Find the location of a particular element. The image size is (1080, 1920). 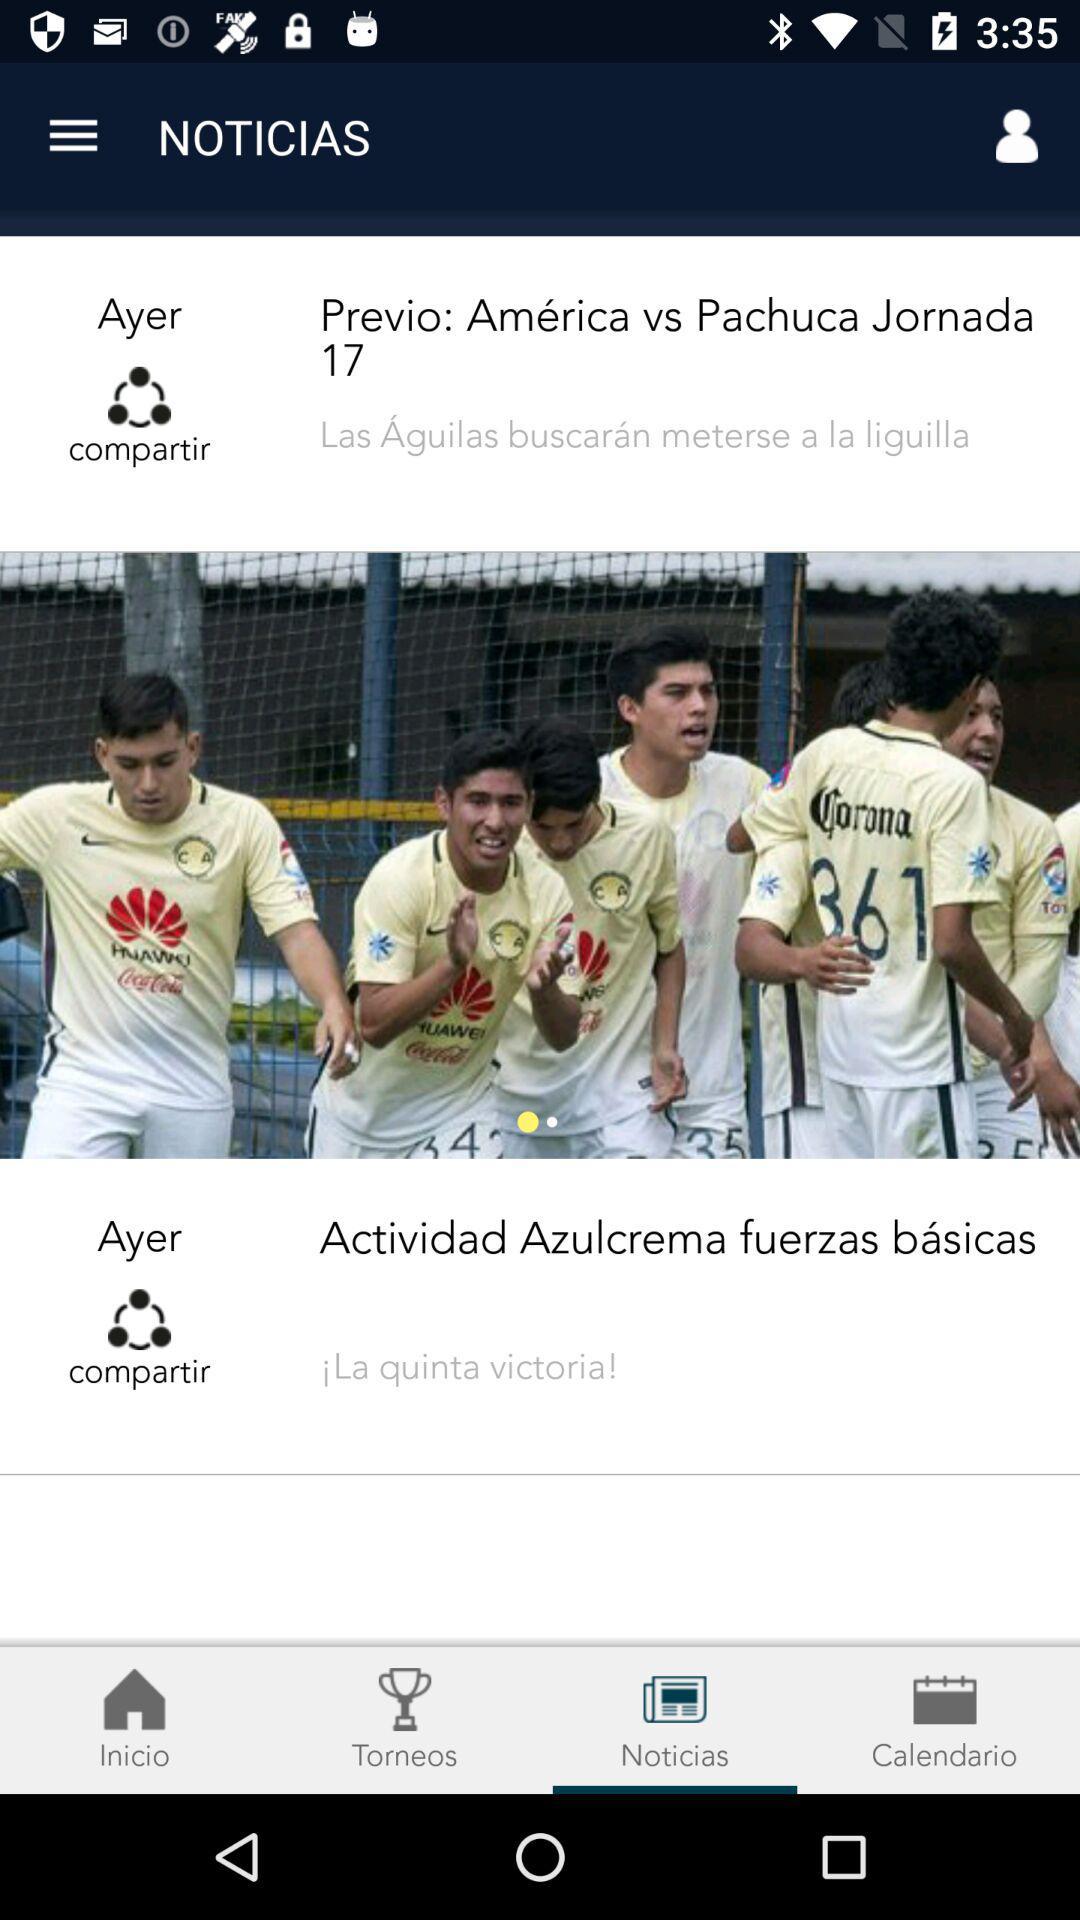

the location icon is located at coordinates (405, 1719).